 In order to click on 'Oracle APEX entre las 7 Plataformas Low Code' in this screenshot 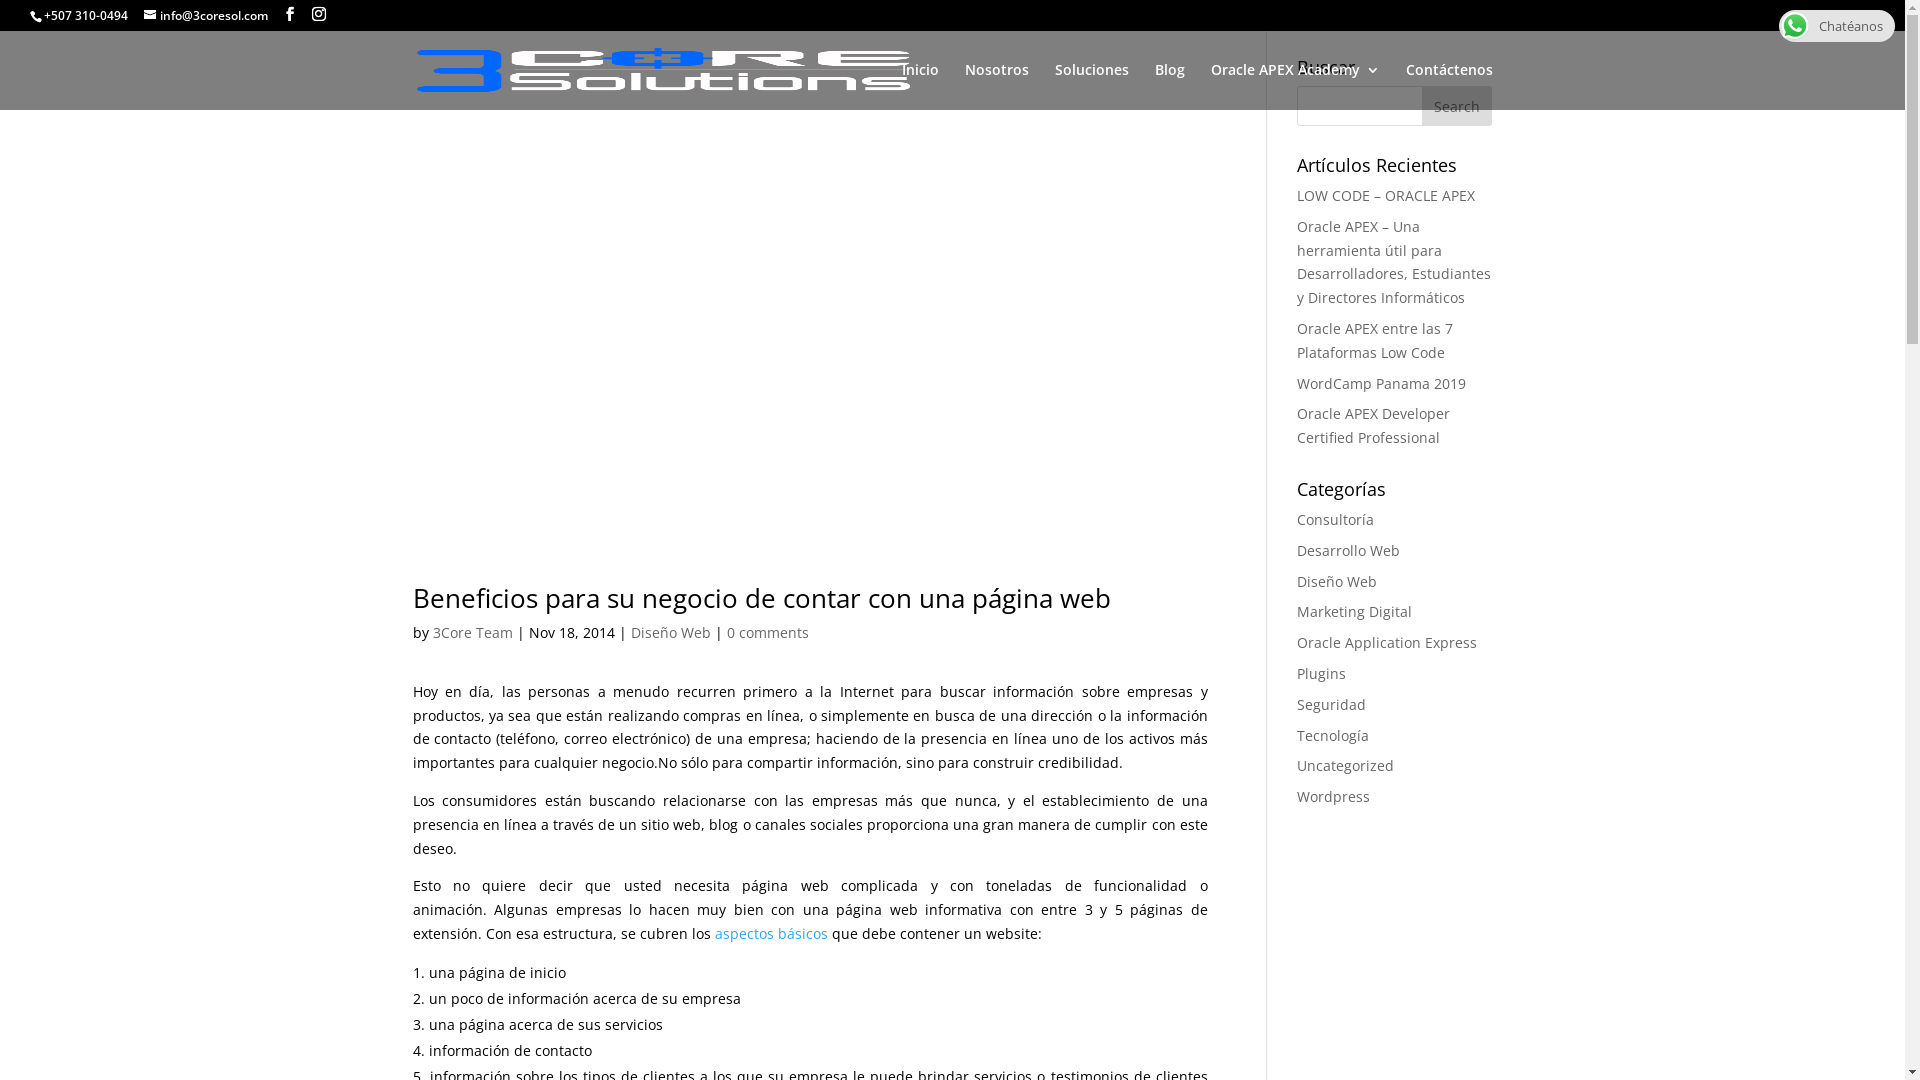, I will do `click(1373, 339)`.